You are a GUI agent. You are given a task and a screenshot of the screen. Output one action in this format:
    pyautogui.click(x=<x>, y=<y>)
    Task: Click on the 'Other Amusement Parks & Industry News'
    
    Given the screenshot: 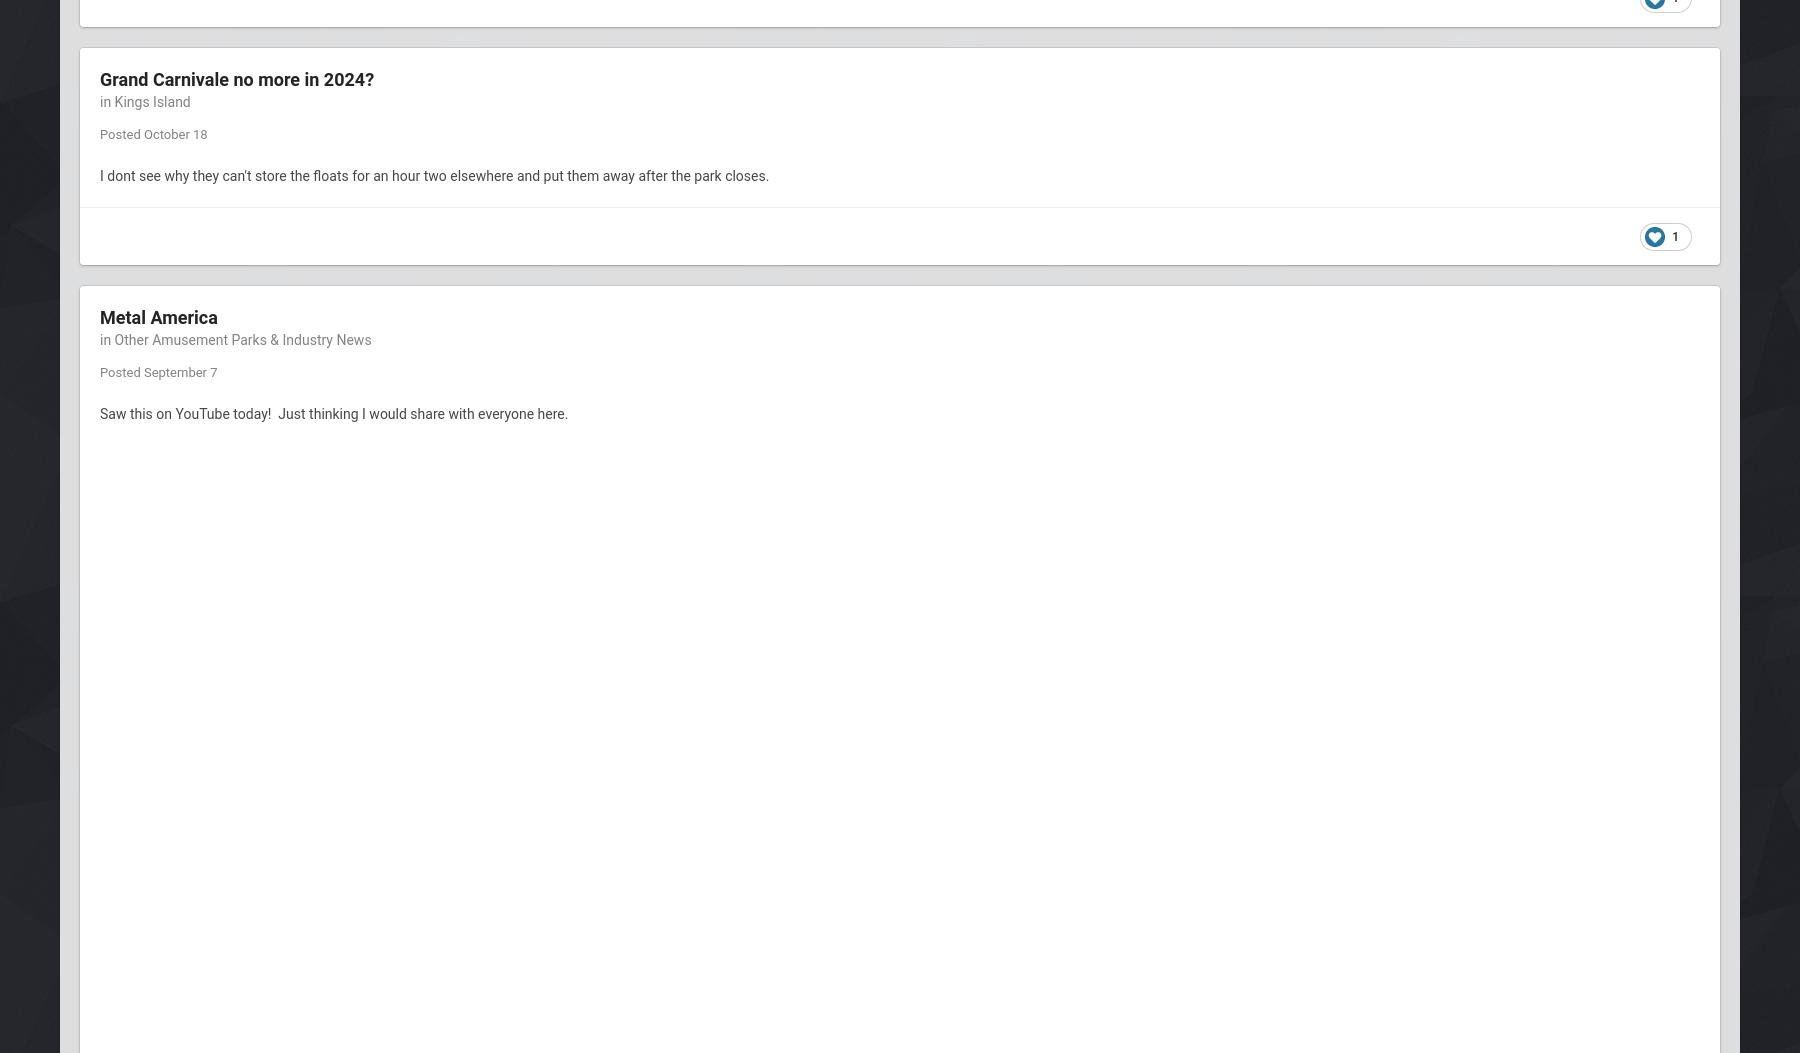 What is the action you would take?
    pyautogui.click(x=241, y=339)
    